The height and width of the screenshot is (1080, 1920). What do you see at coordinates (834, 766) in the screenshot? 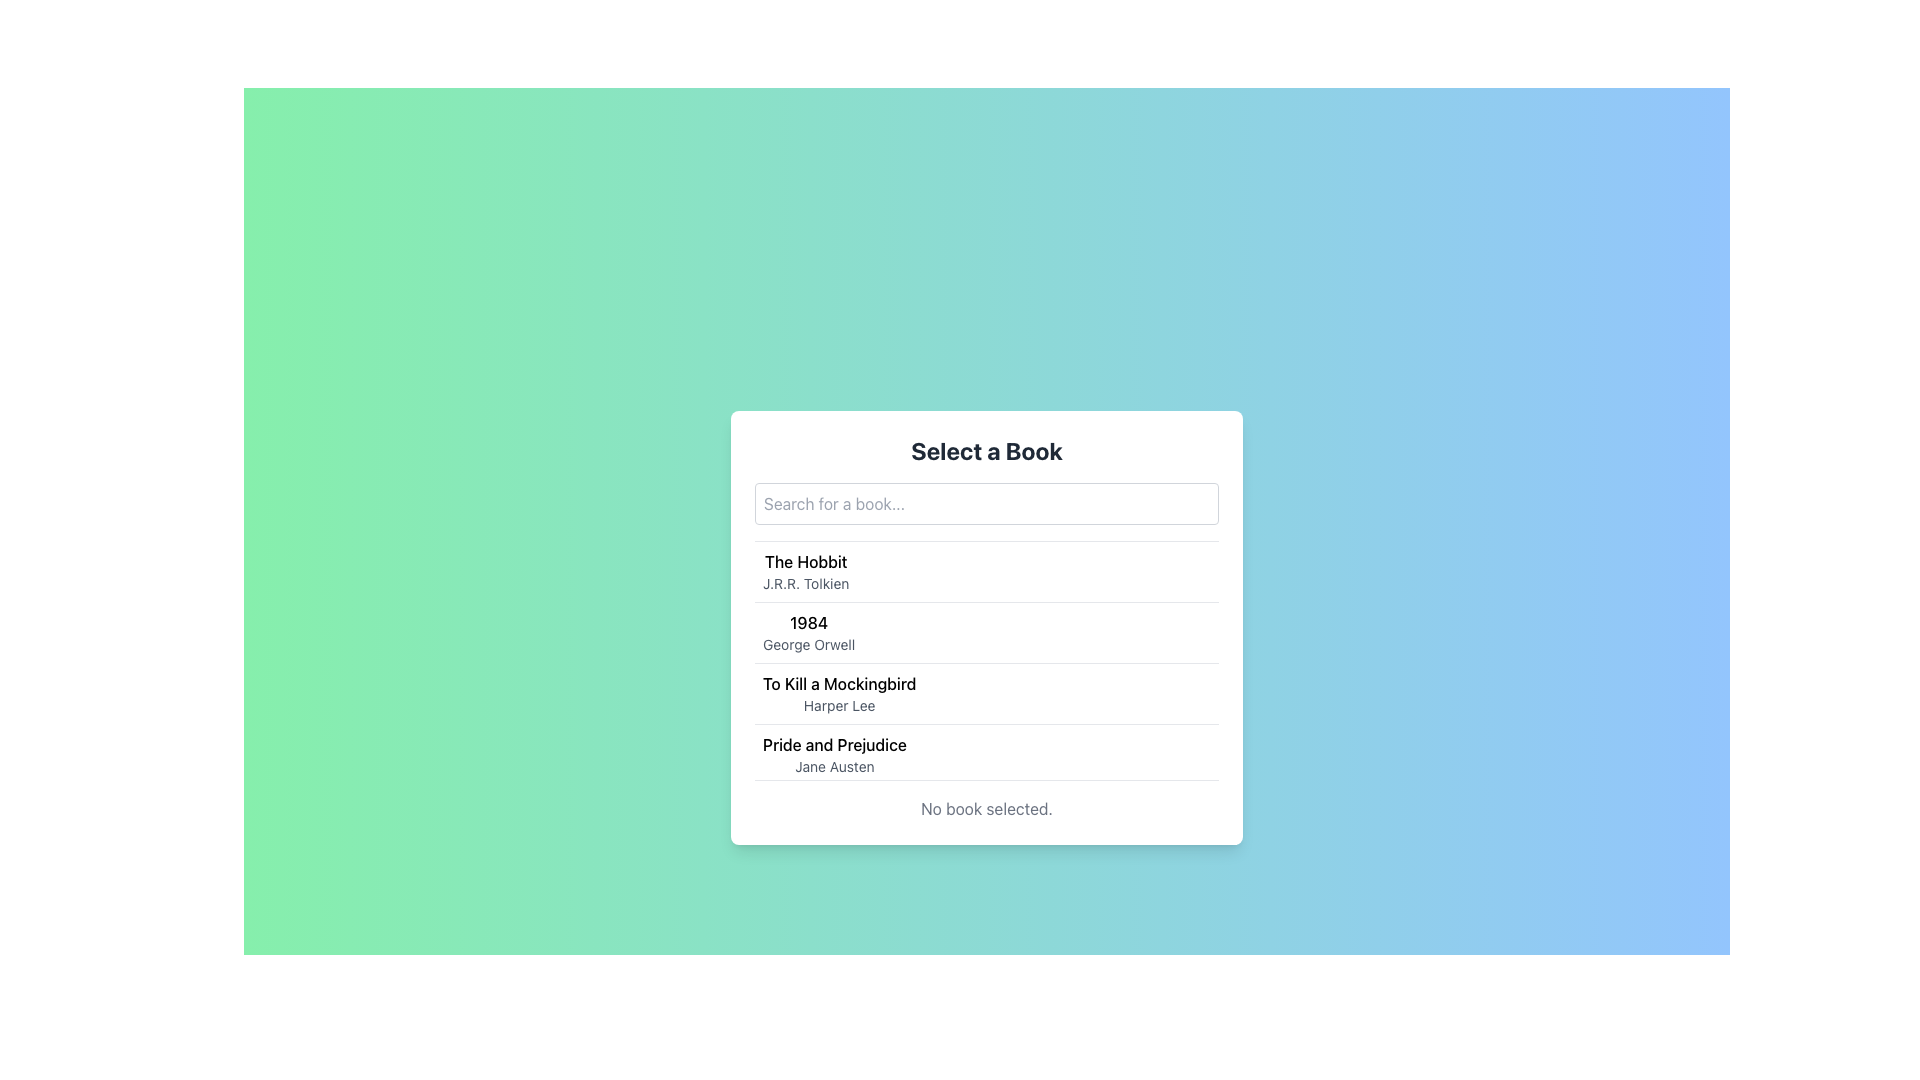
I see `the non-interactive Text Label that provides information about the author of the book 'Pride and Prejudice', positioned below the title in the dropdown interface` at bounding box center [834, 766].